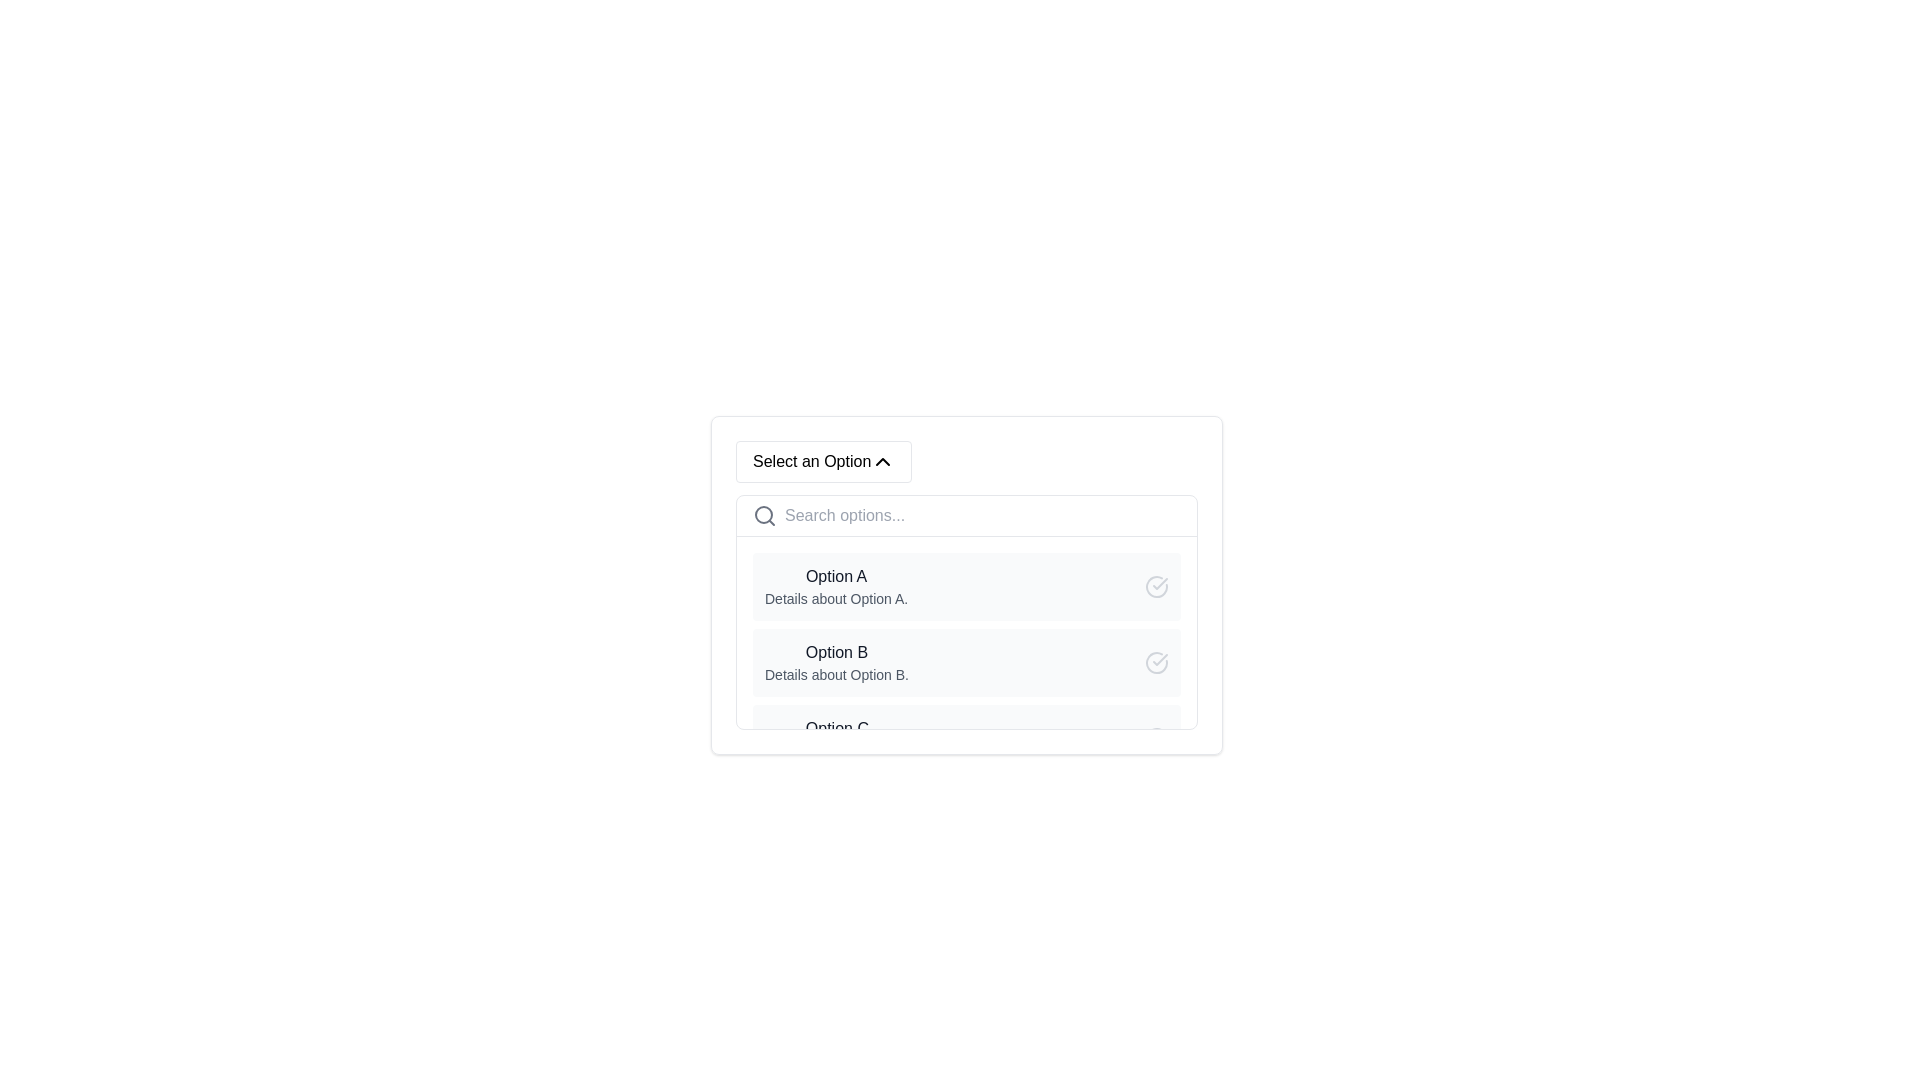 This screenshot has height=1080, width=1920. I want to click on the second option in the dropdown menu labeled 'Select an Option', so click(966, 663).